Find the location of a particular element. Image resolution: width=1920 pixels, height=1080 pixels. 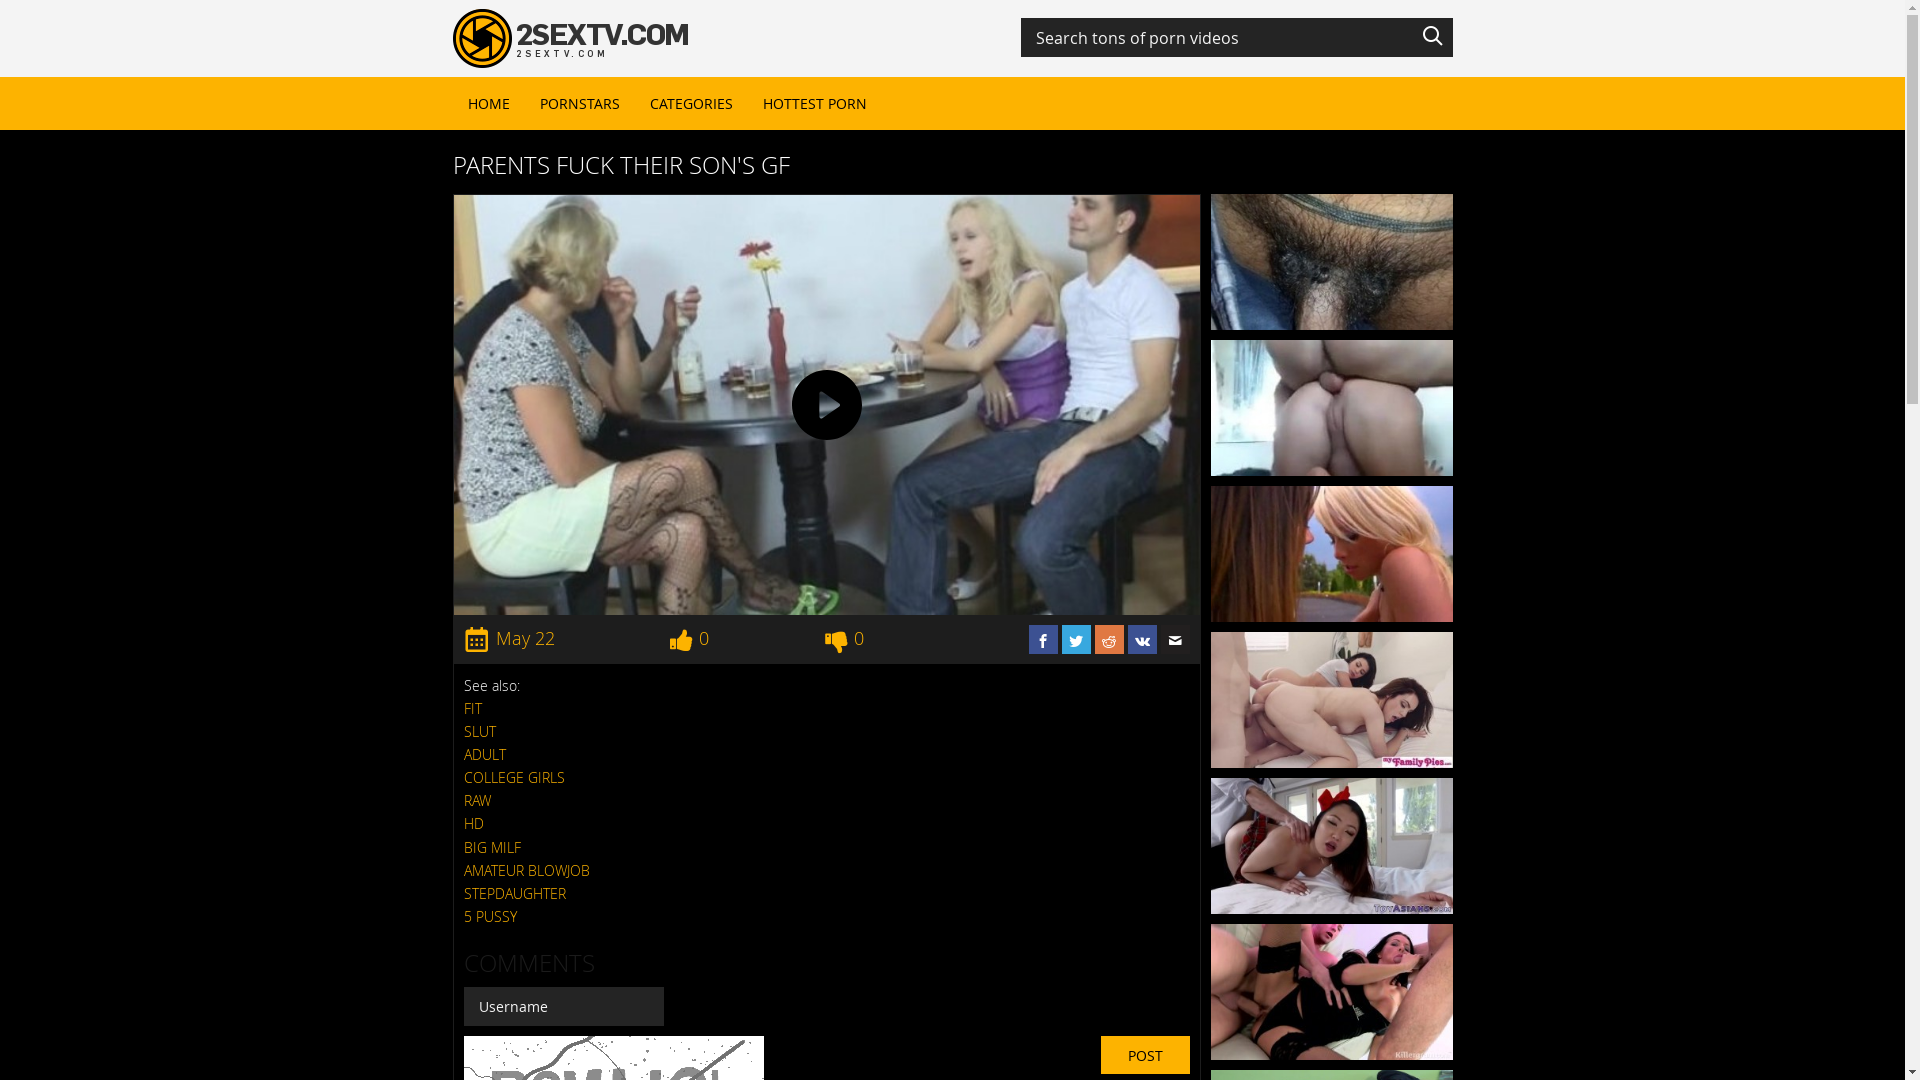

'STEPDAUGHTER' is located at coordinates (514, 892).